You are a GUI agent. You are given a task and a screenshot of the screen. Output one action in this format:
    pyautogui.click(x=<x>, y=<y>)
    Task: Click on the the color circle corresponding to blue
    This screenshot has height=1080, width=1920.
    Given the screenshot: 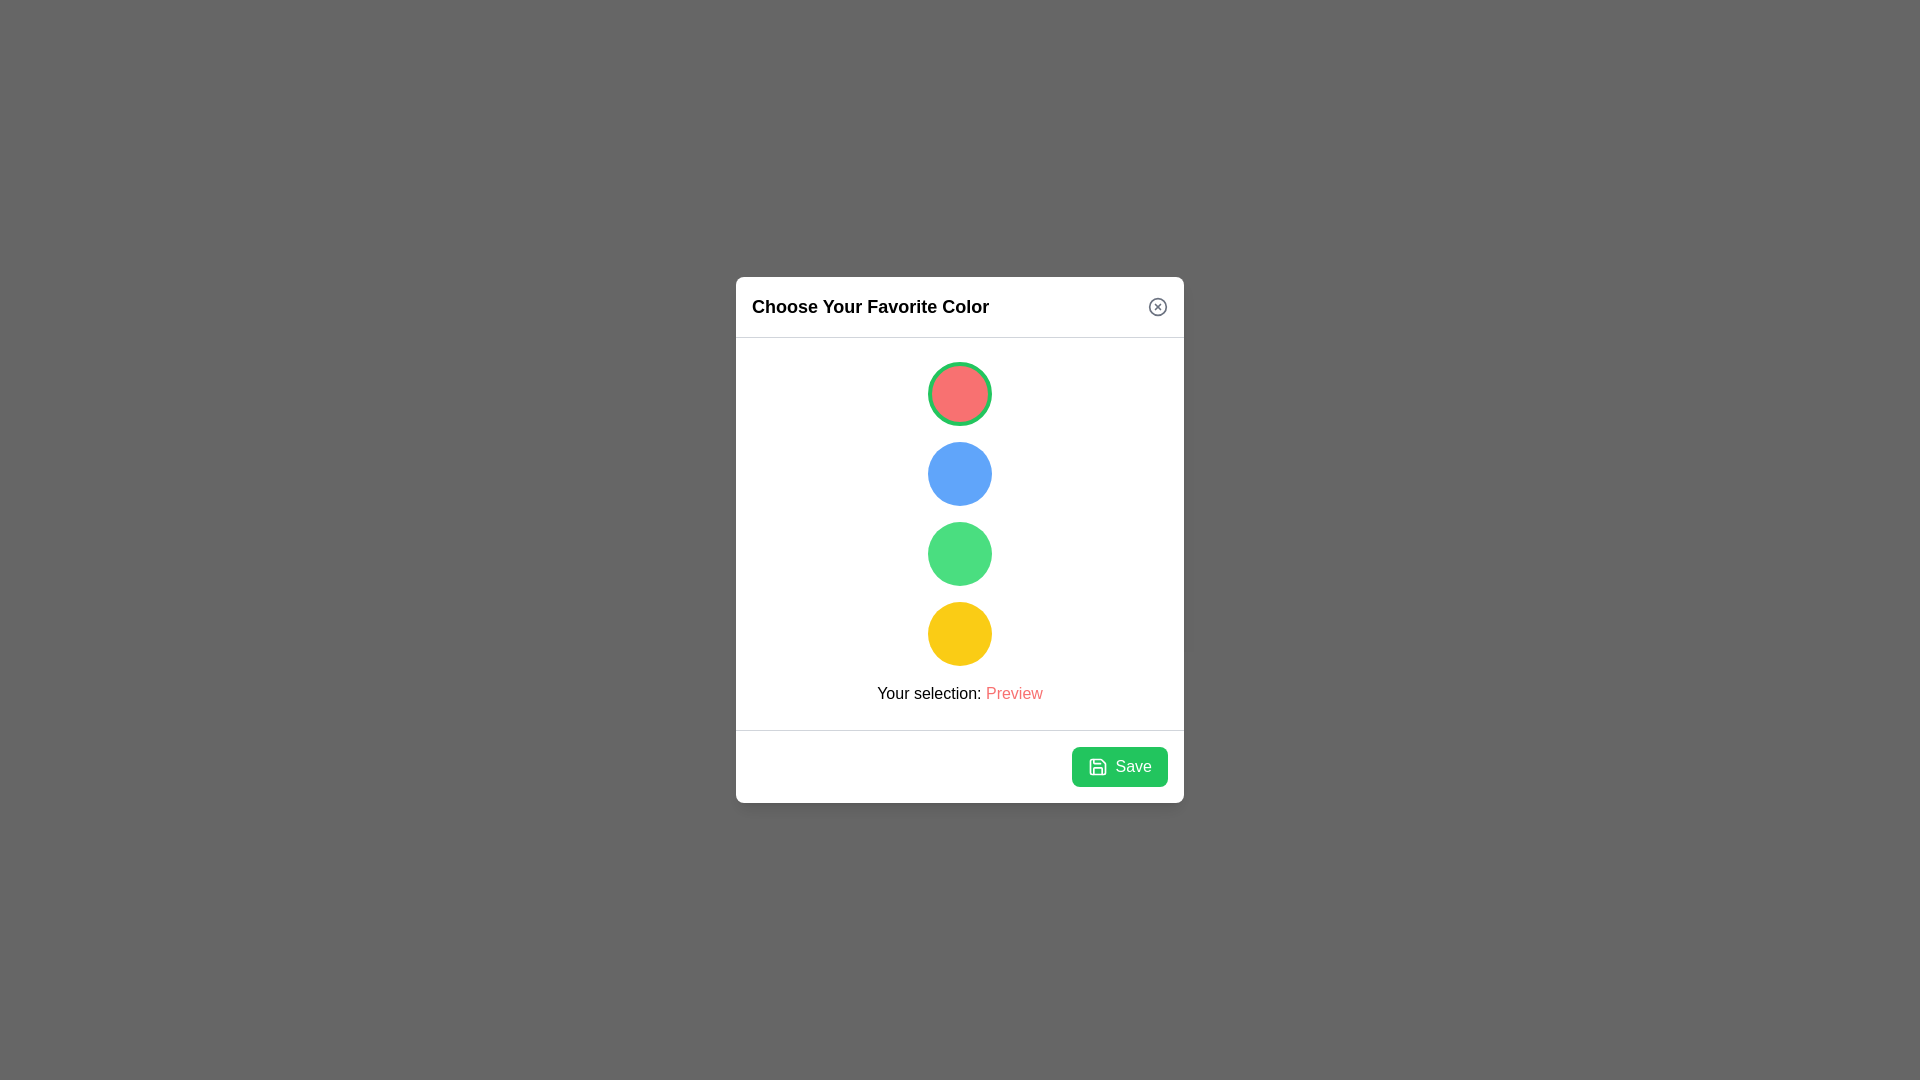 What is the action you would take?
    pyautogui.click(x=960, y=474)
    